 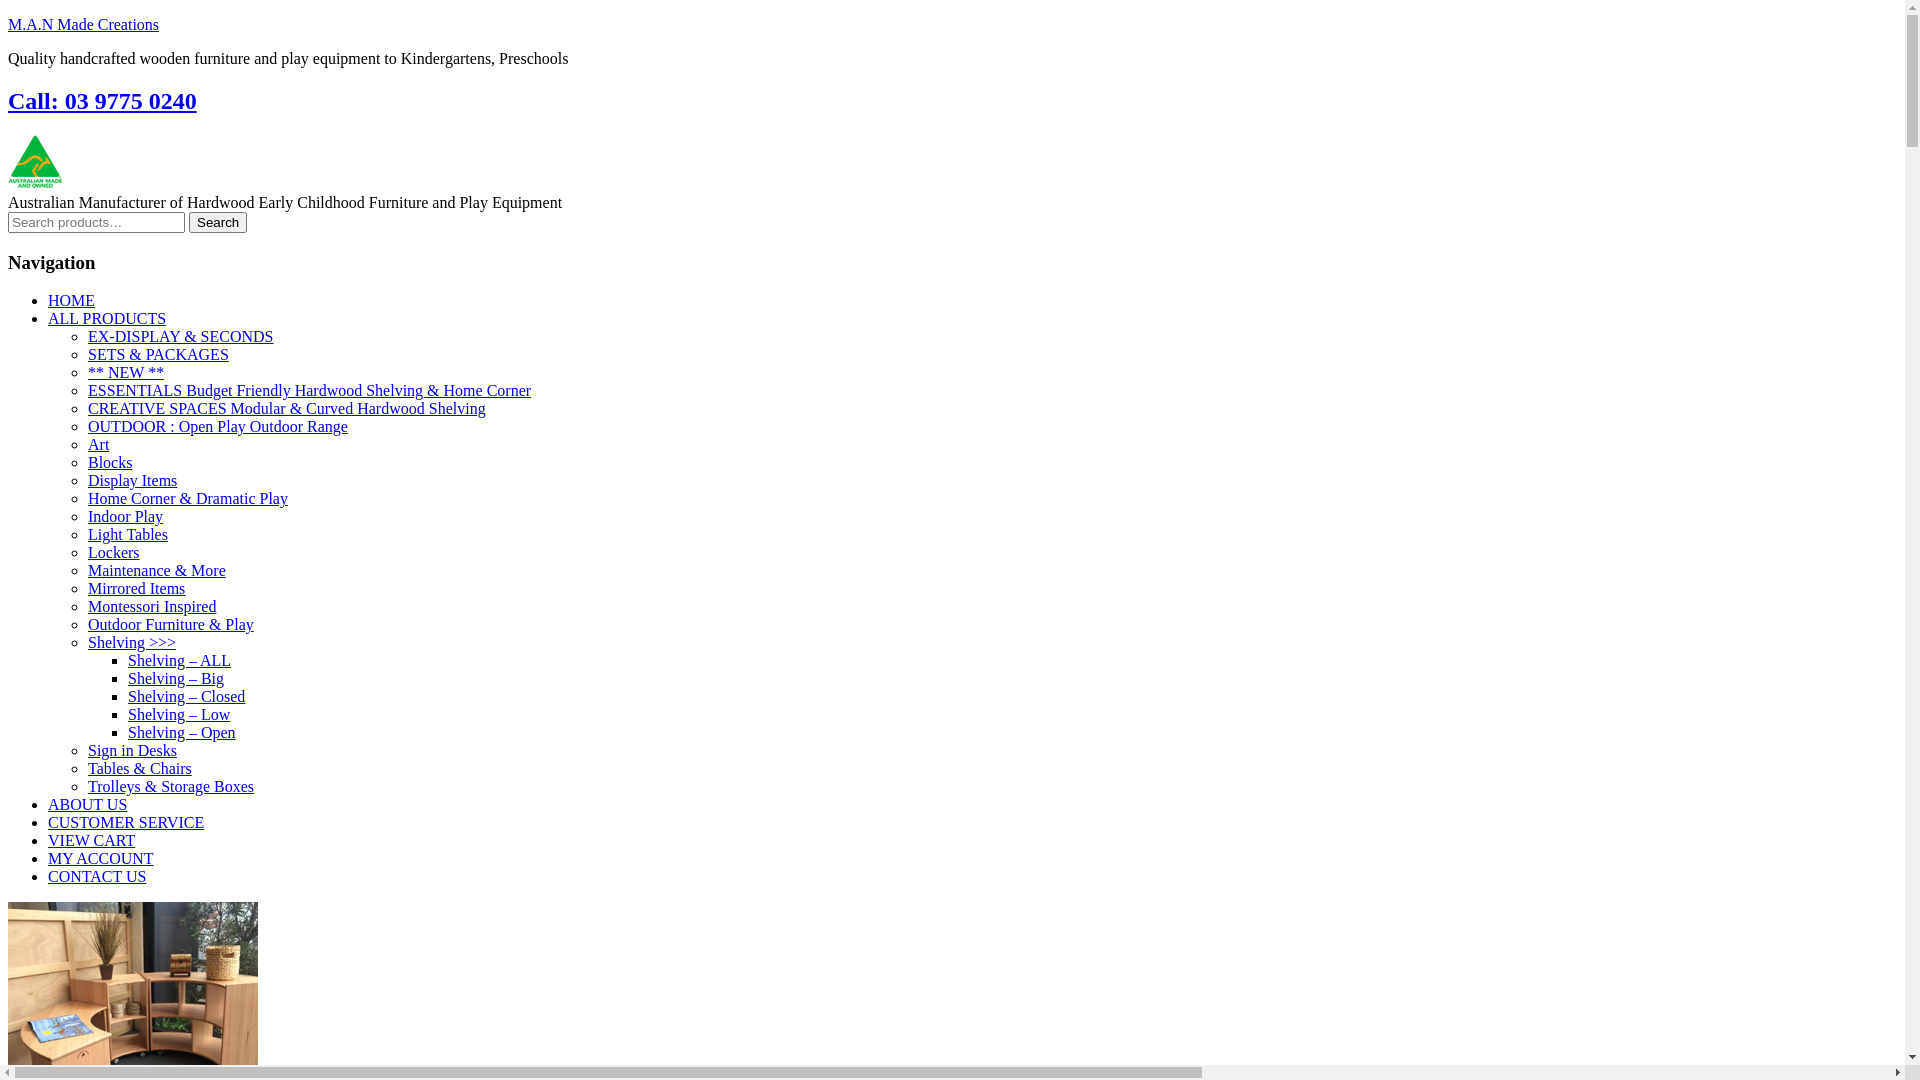 What do you see at coordinates (48, 840) in the screenshot?
I see `'VIEW CART'` at bounding box center [48, 840].